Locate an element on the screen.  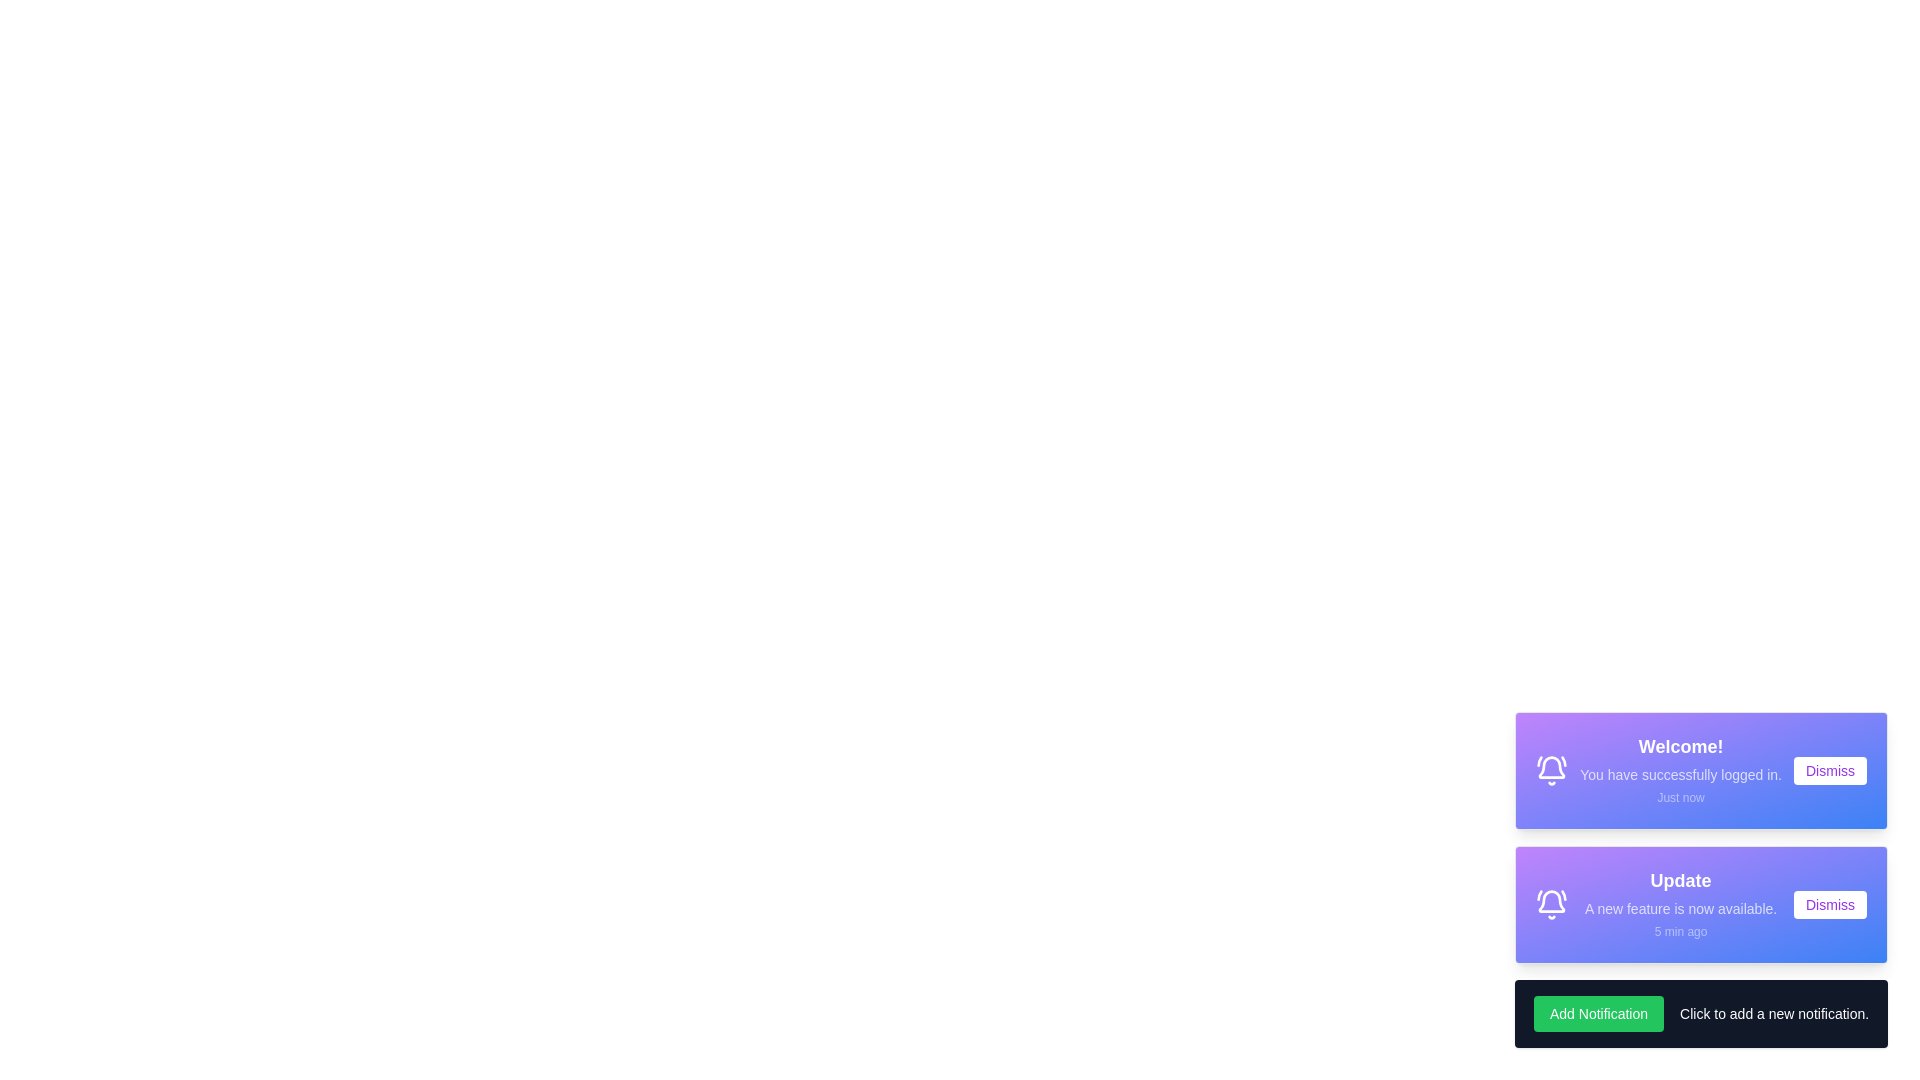
the notification icon to interact with it is located at coordinates (1550, 770).